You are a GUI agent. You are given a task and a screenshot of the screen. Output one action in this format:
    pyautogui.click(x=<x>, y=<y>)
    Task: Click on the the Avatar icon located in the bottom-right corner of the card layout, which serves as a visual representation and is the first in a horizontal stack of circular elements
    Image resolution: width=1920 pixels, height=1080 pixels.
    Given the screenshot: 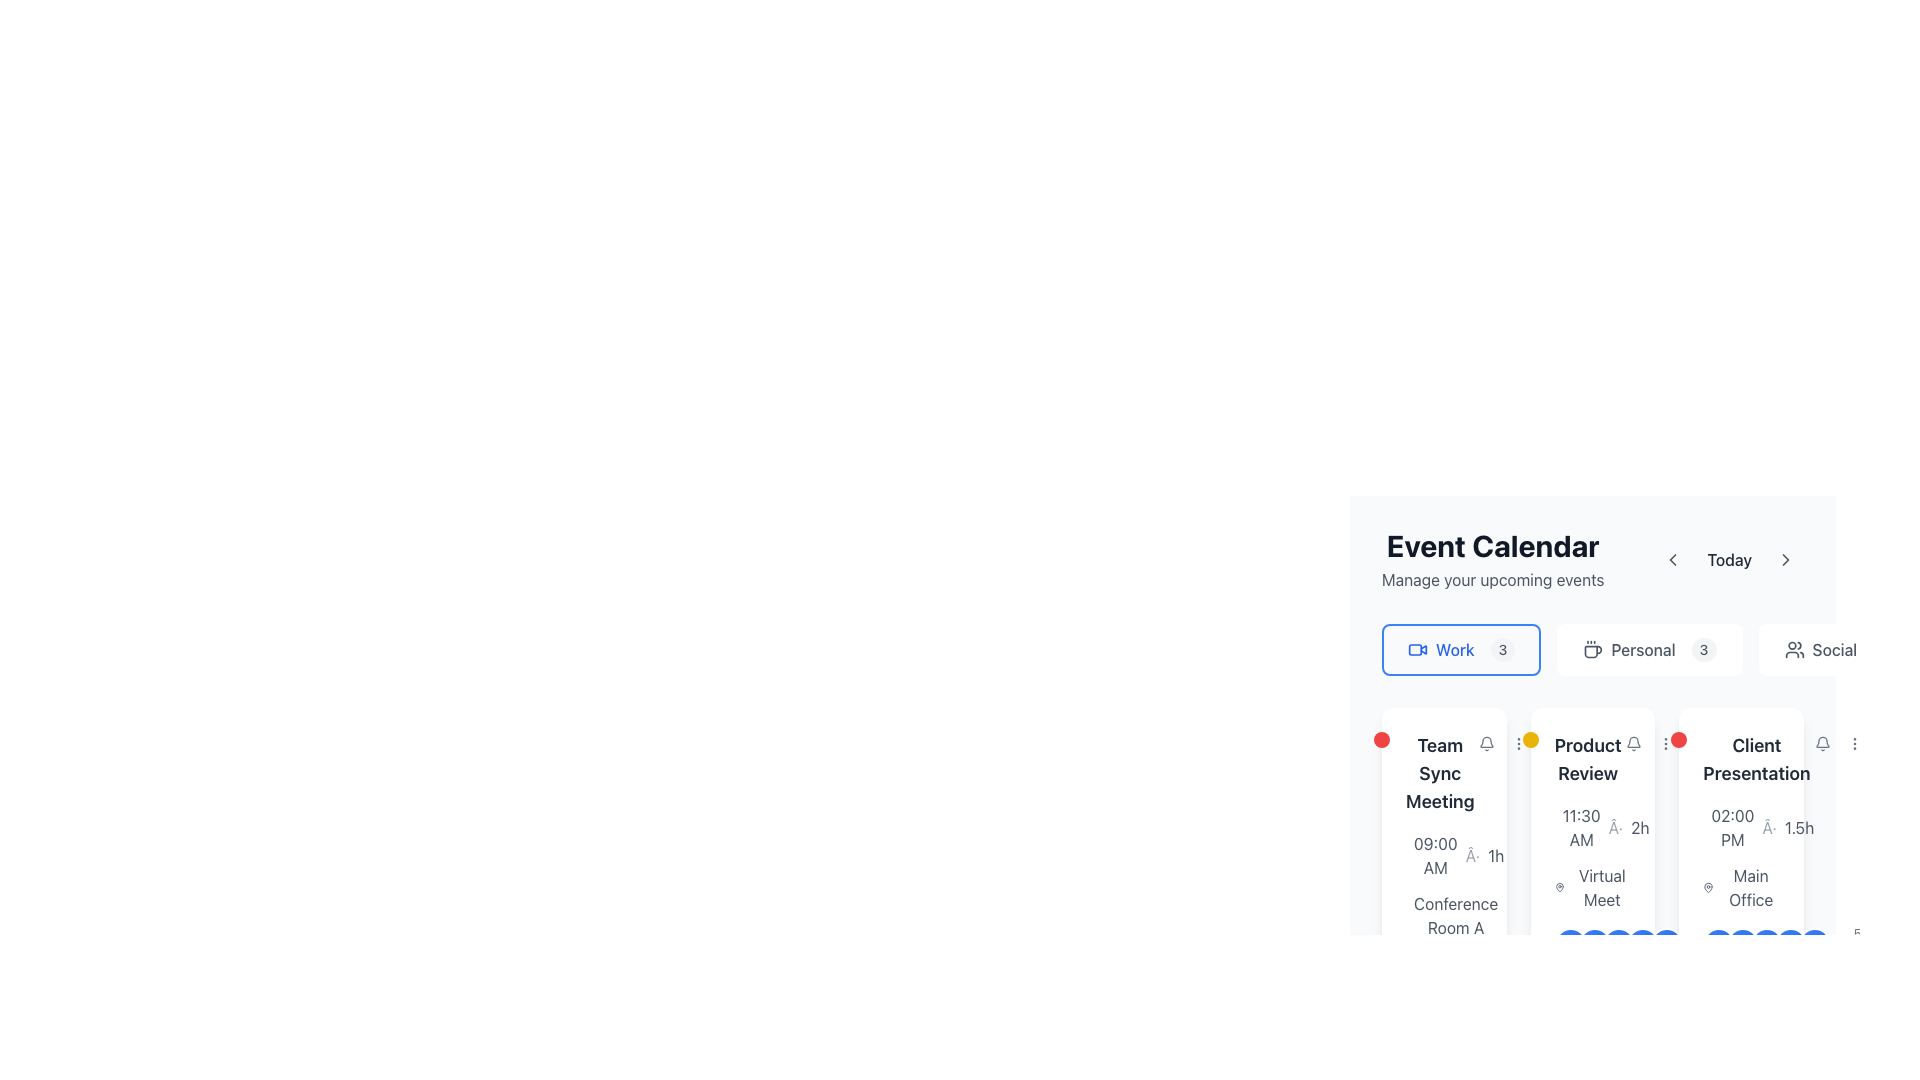 What is the action you would take?
    pyautogui.click(x=1569, y=944)
    